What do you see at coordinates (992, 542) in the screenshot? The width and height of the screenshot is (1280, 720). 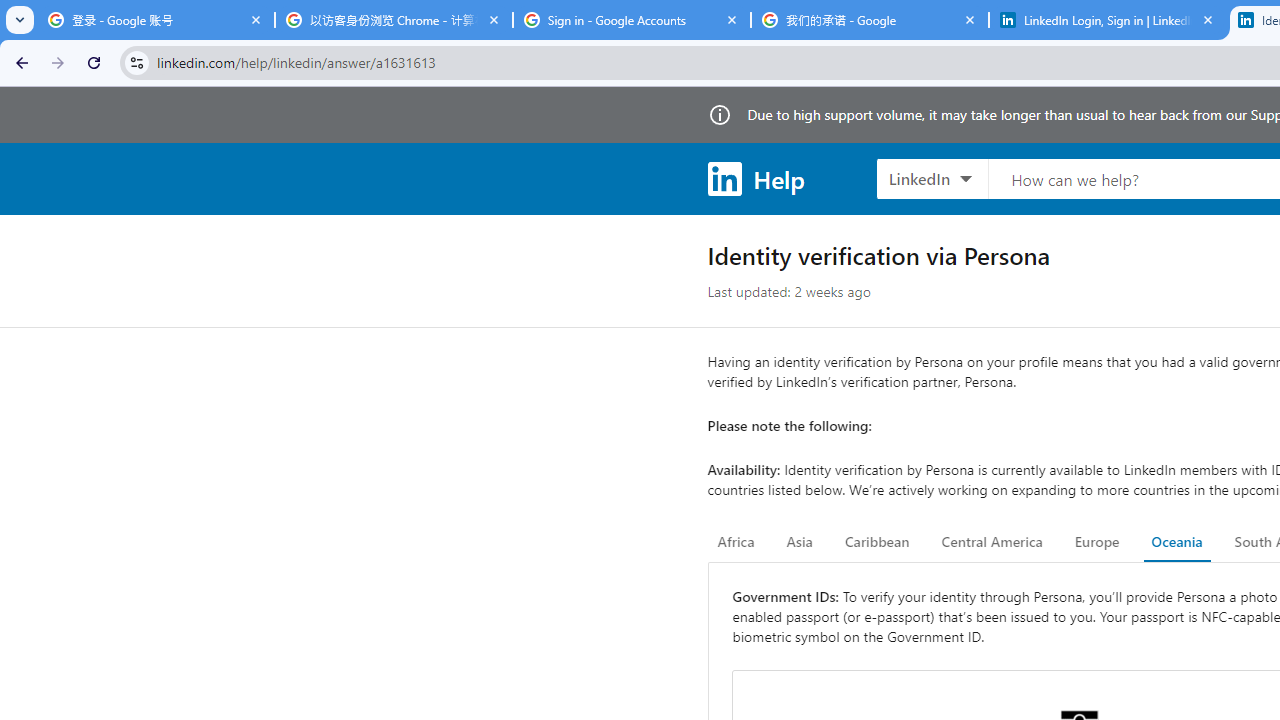 I see `'Central America'` at bounding box center [992, 542].